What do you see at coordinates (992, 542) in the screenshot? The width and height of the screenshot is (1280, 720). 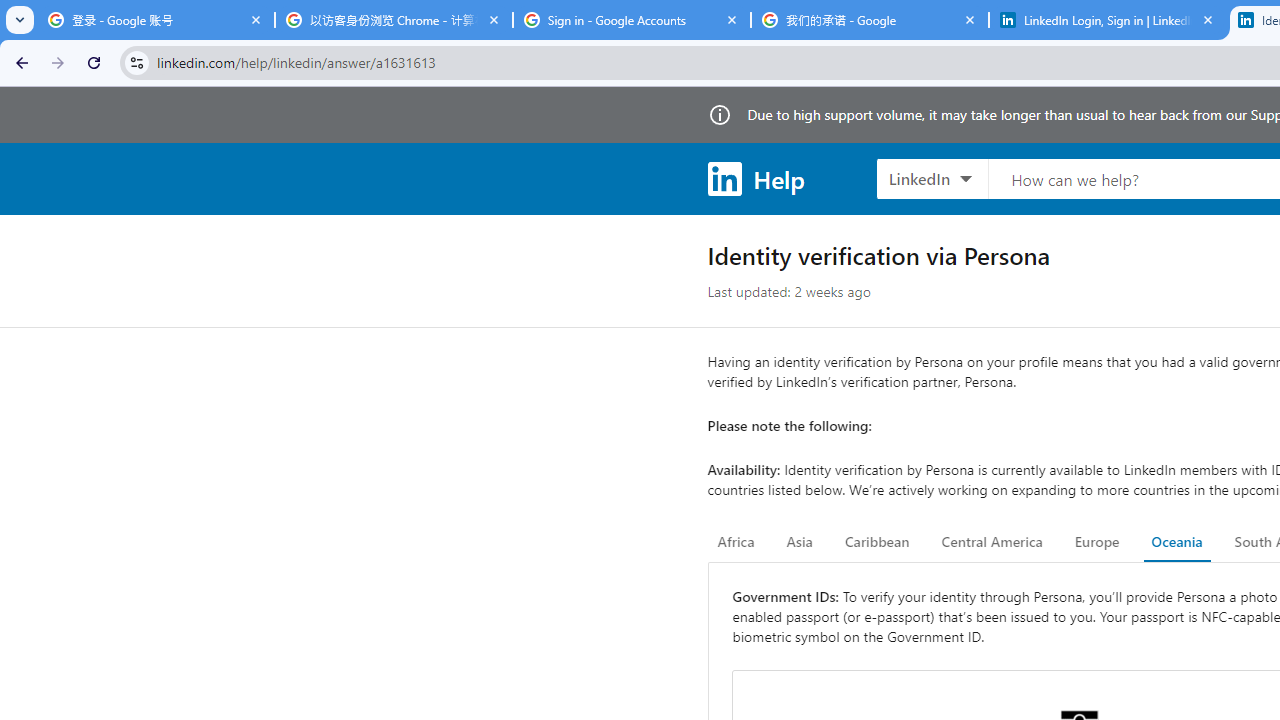 I see `'Central America'` at bounding box center [992, 542].